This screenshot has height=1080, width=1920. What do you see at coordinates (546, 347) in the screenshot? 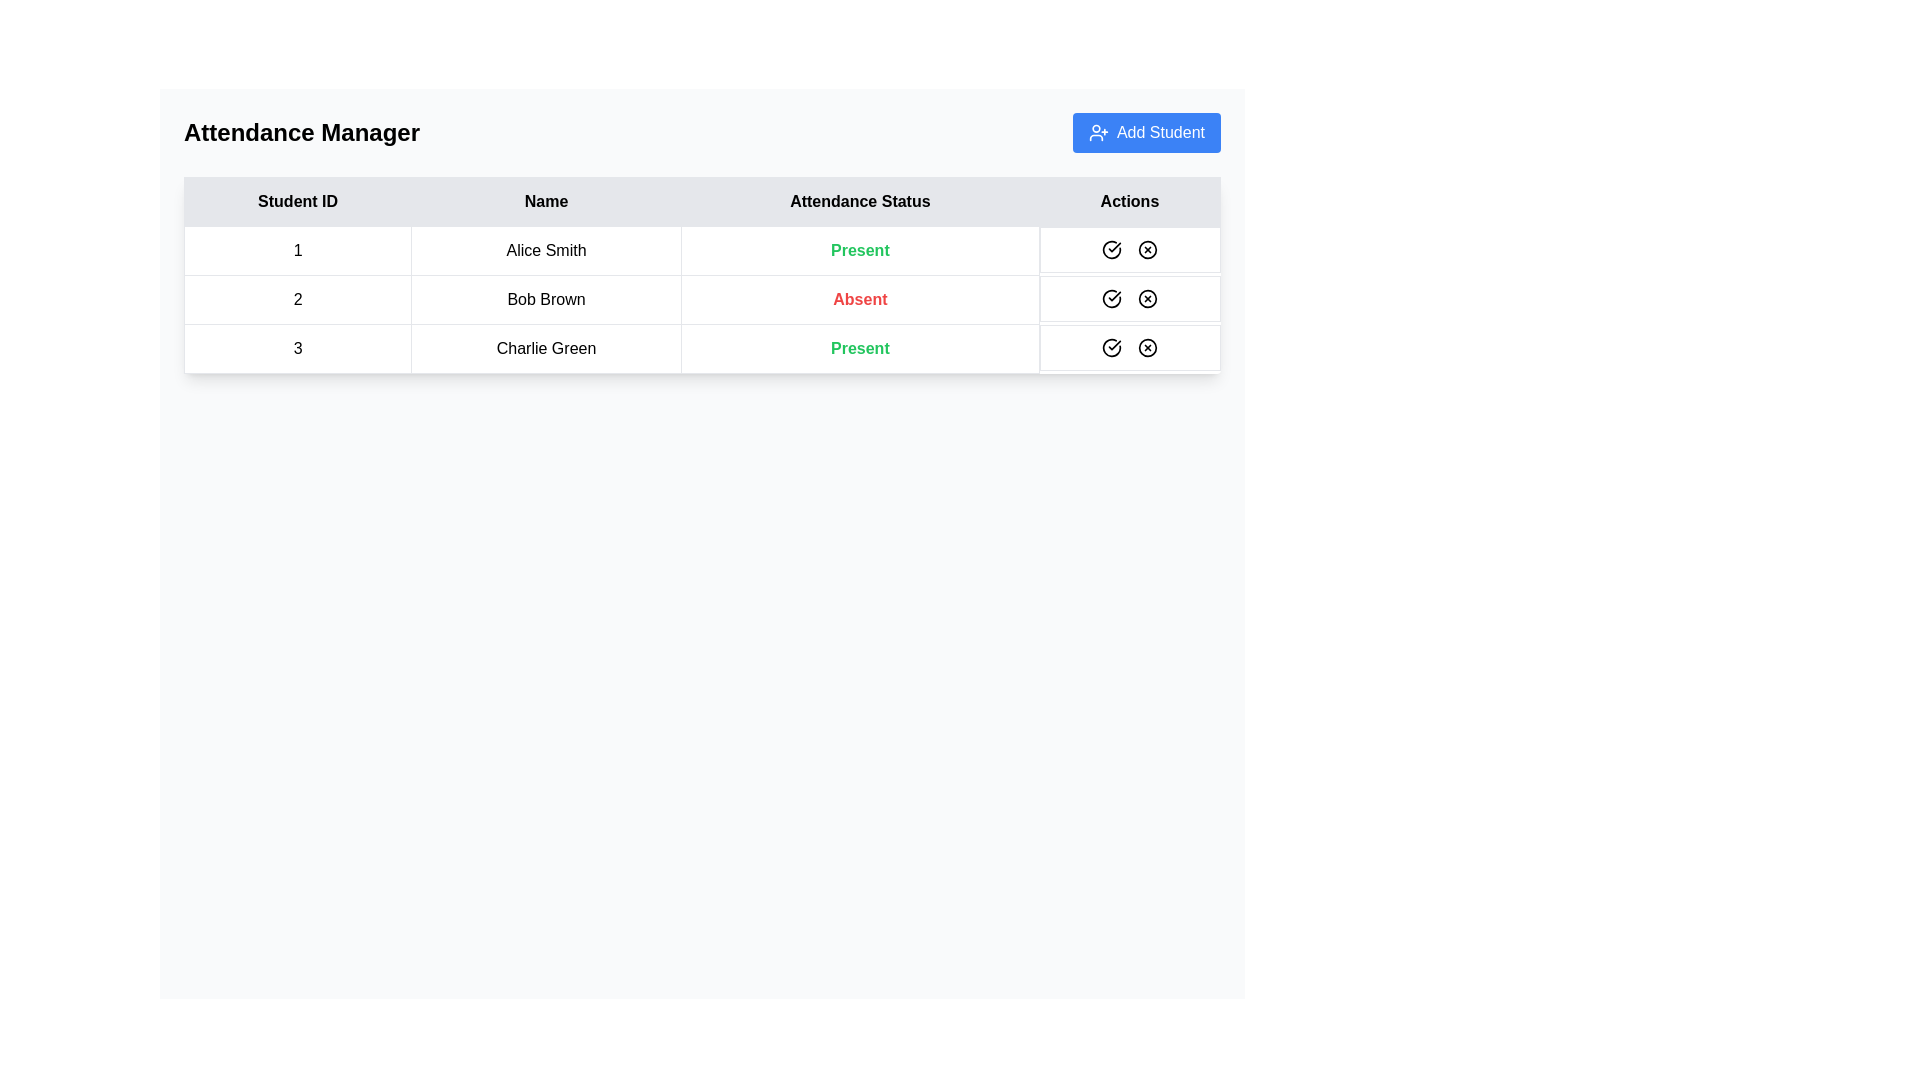
I see `the Text Label element displaying 'Charlie Green', which is located in the third row and second column of the table under the 'Name' header` at bounding box center [546, 347].